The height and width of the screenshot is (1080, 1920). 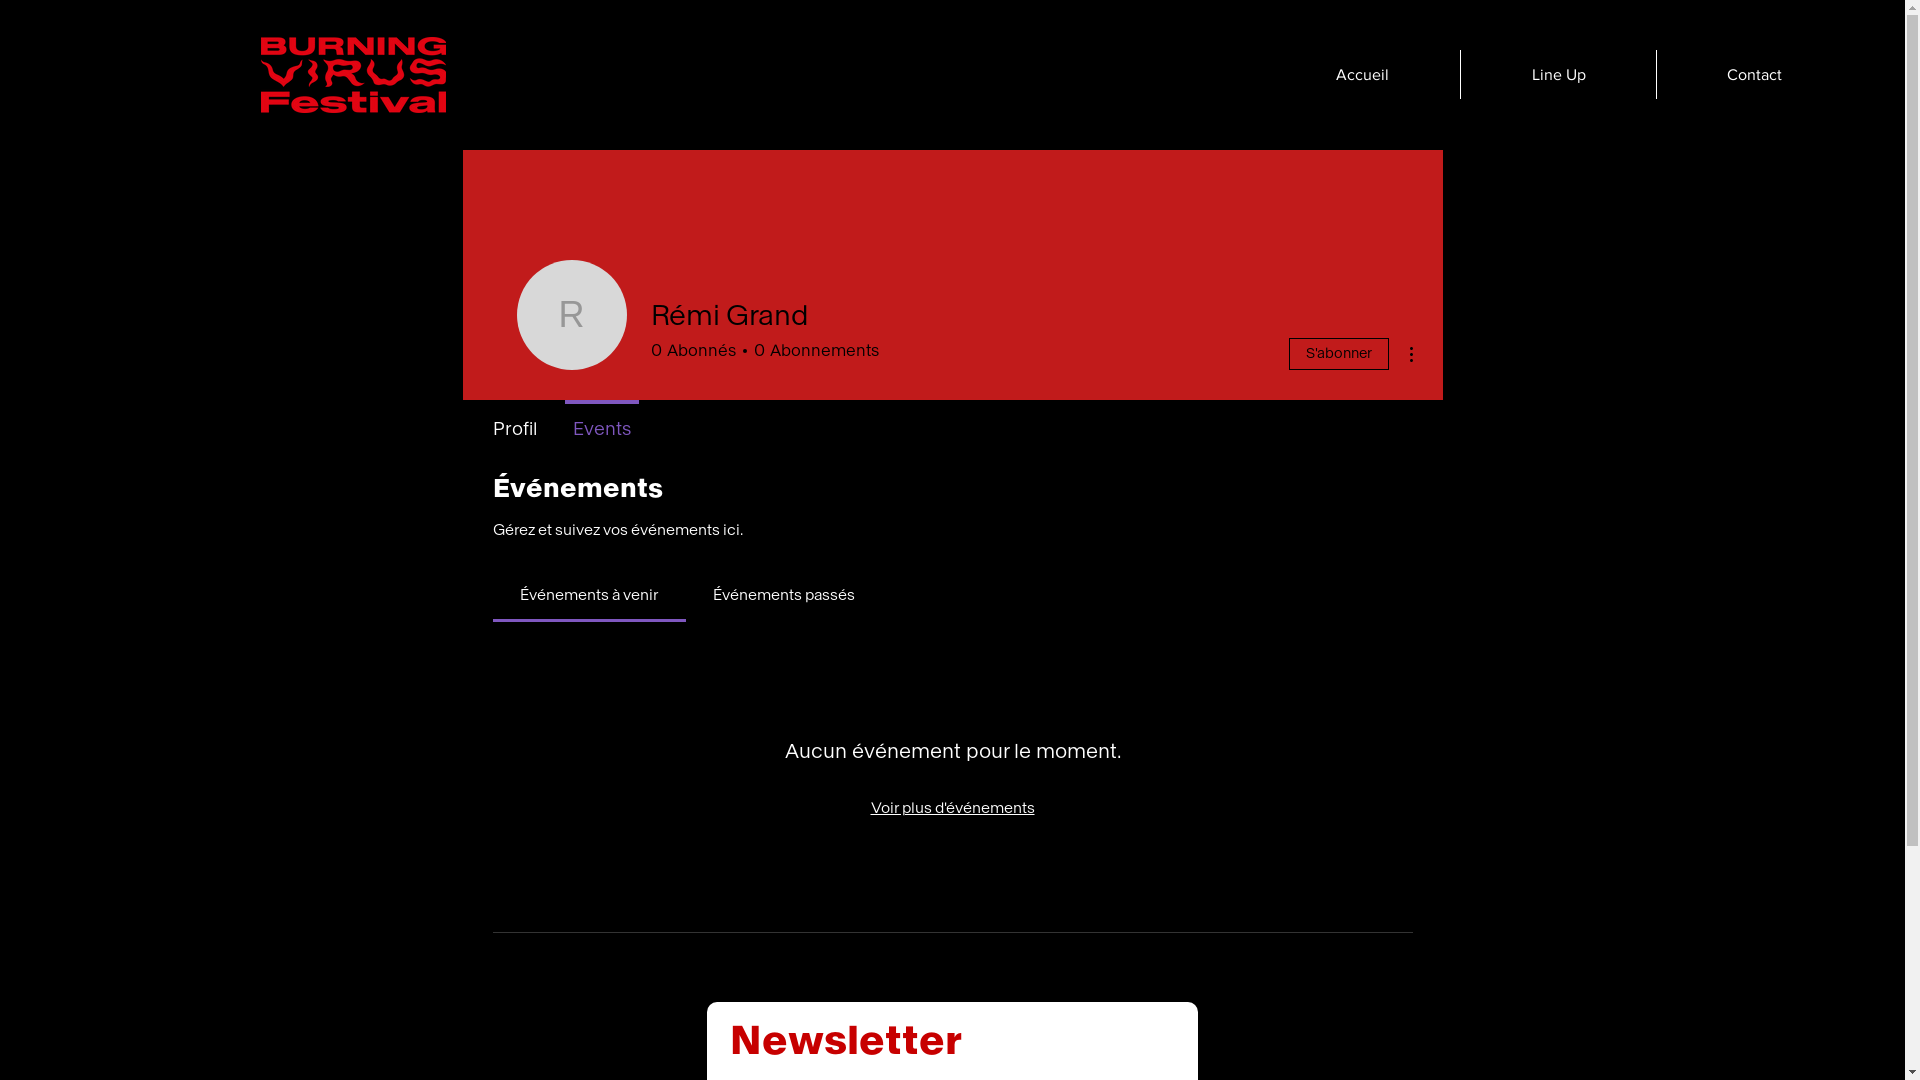 I want to click on 'Events', so click(x=599, y=419).